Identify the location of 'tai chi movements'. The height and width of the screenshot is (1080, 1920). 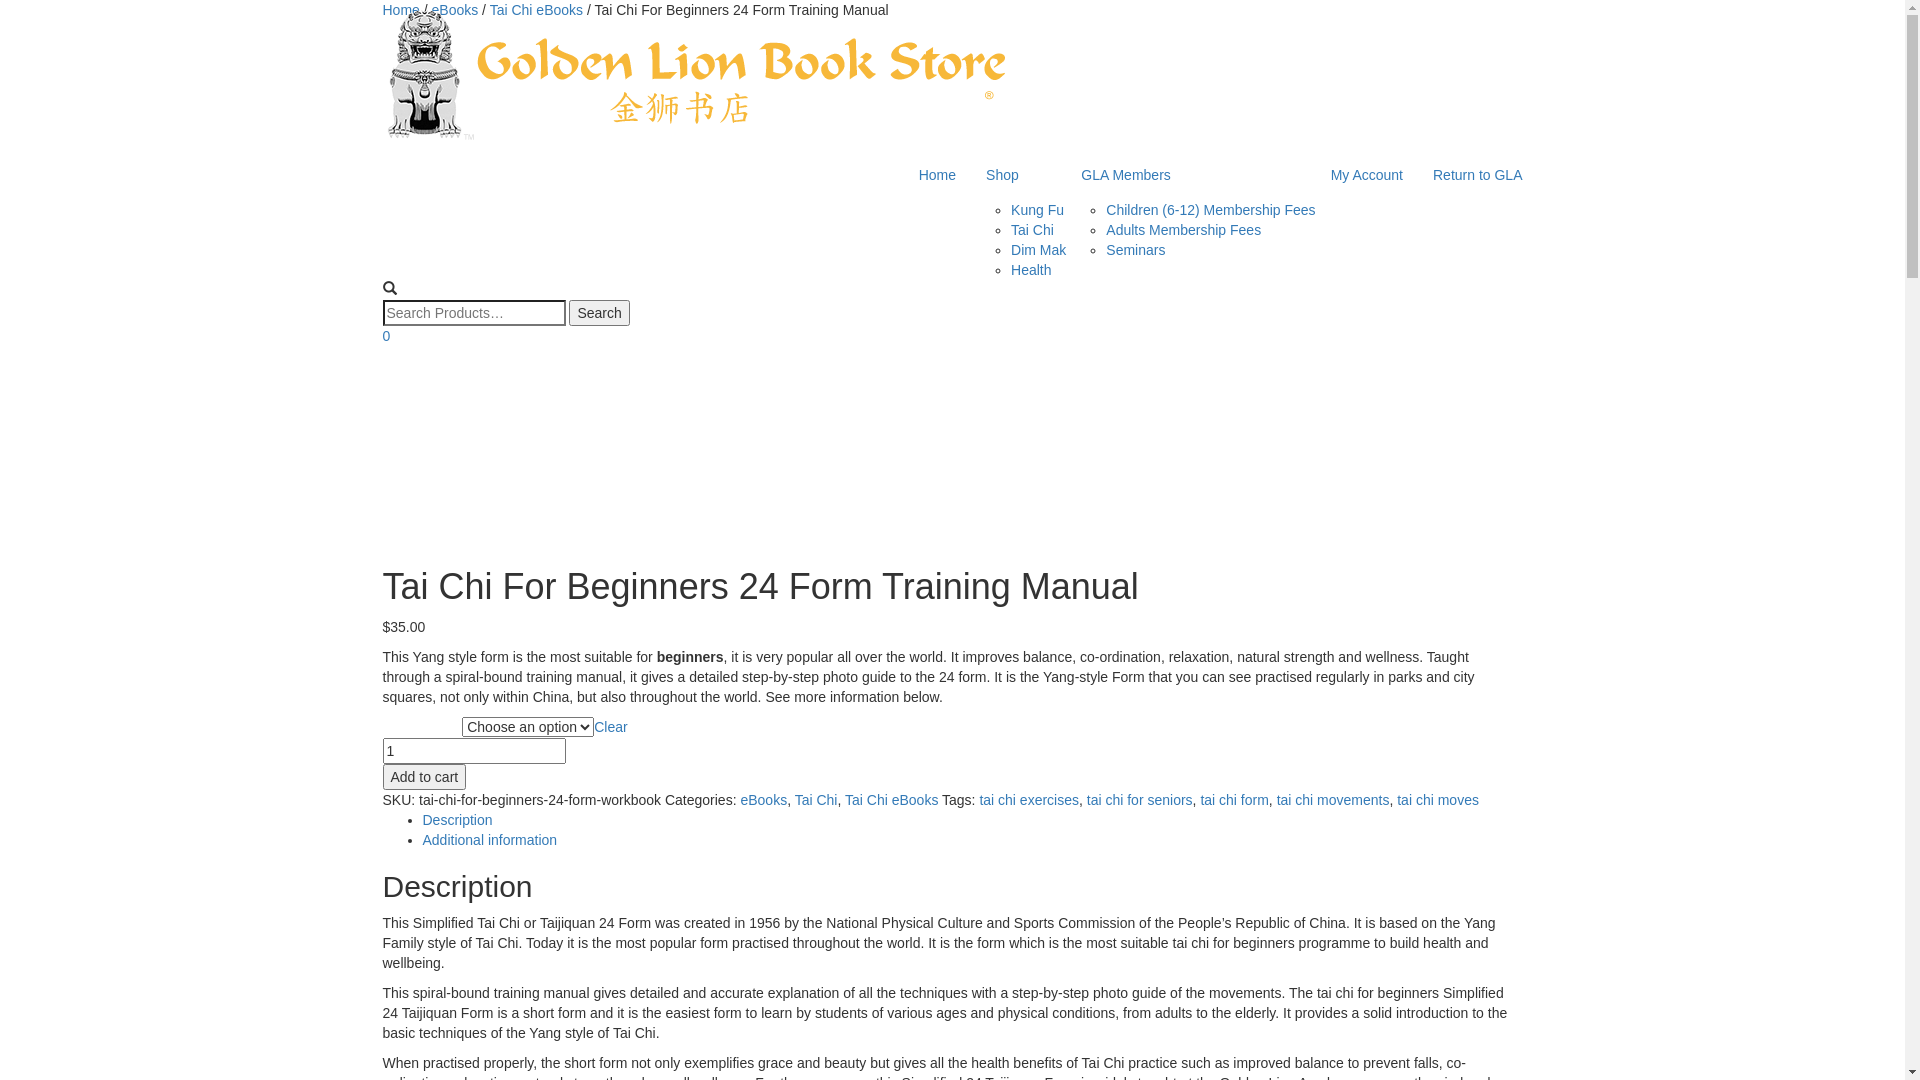
(1333, 798).